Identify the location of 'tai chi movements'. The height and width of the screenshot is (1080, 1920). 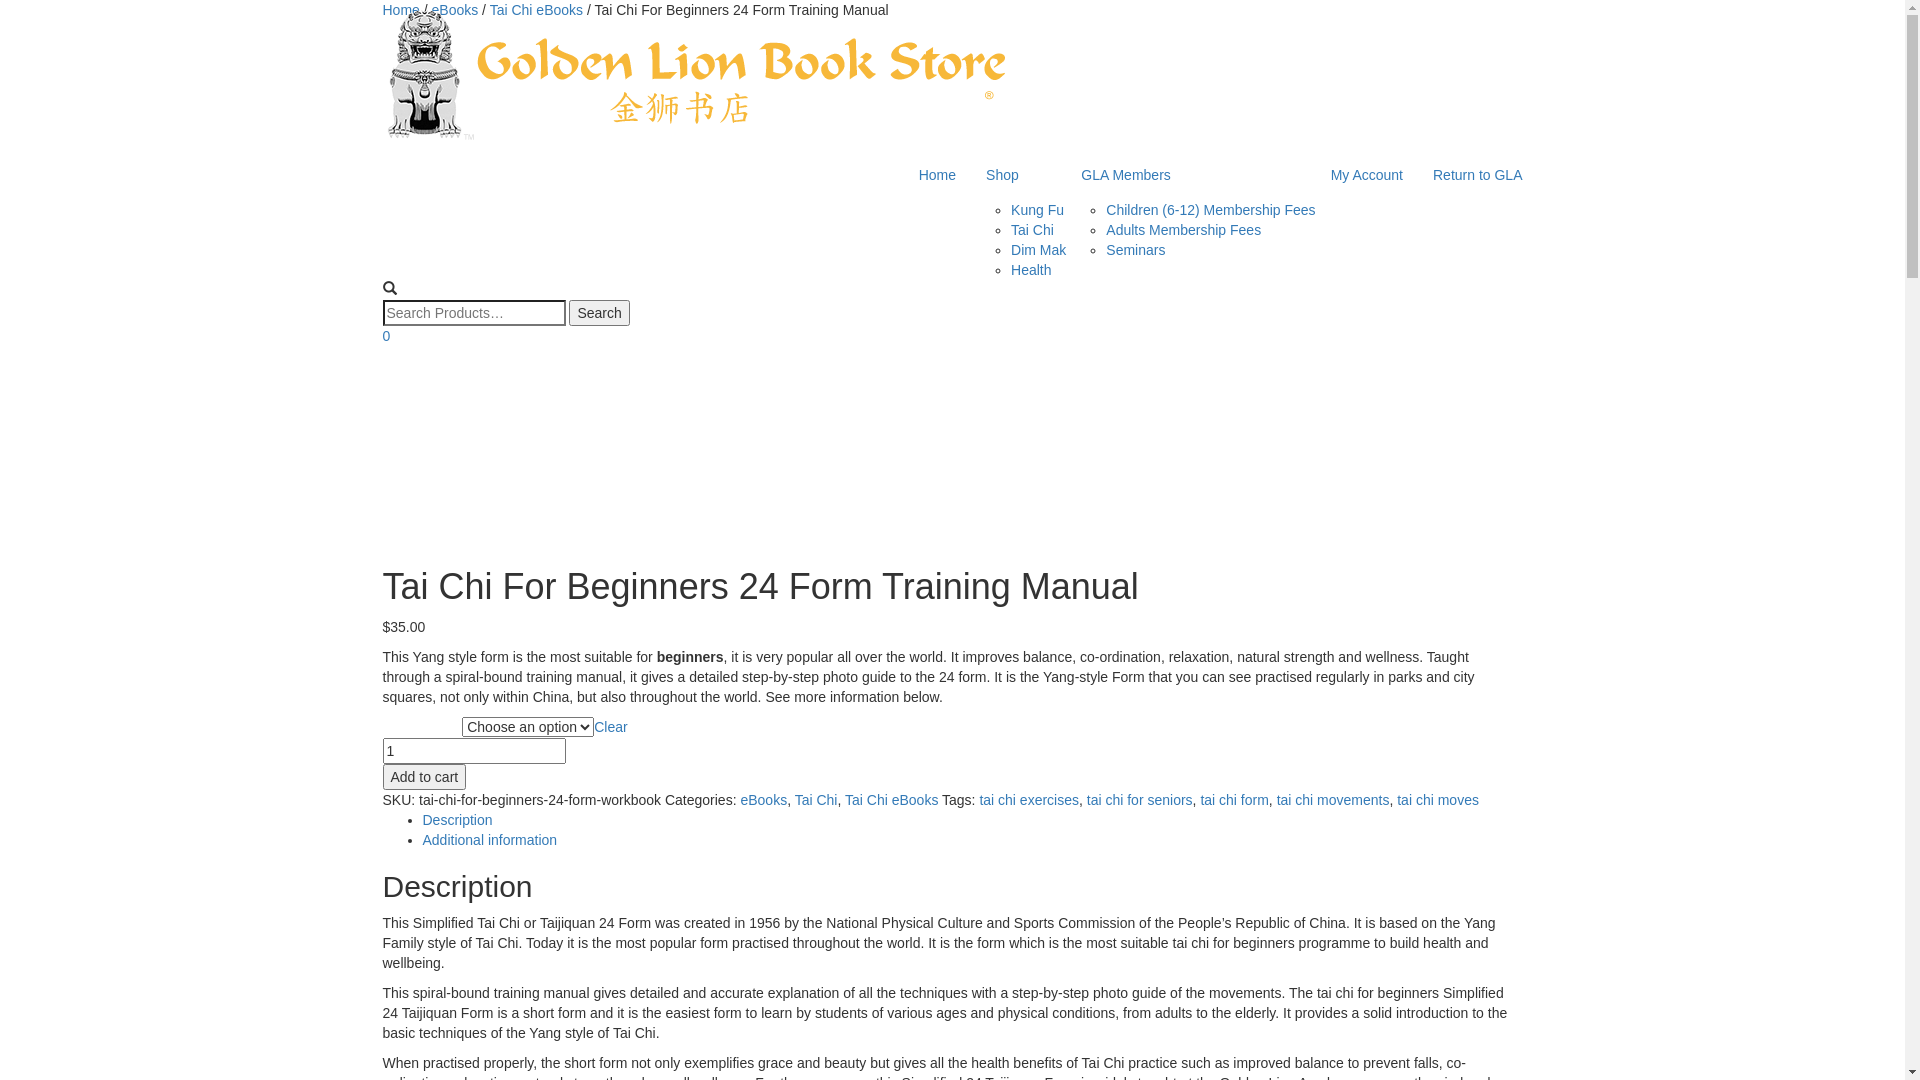
(1333, 798).